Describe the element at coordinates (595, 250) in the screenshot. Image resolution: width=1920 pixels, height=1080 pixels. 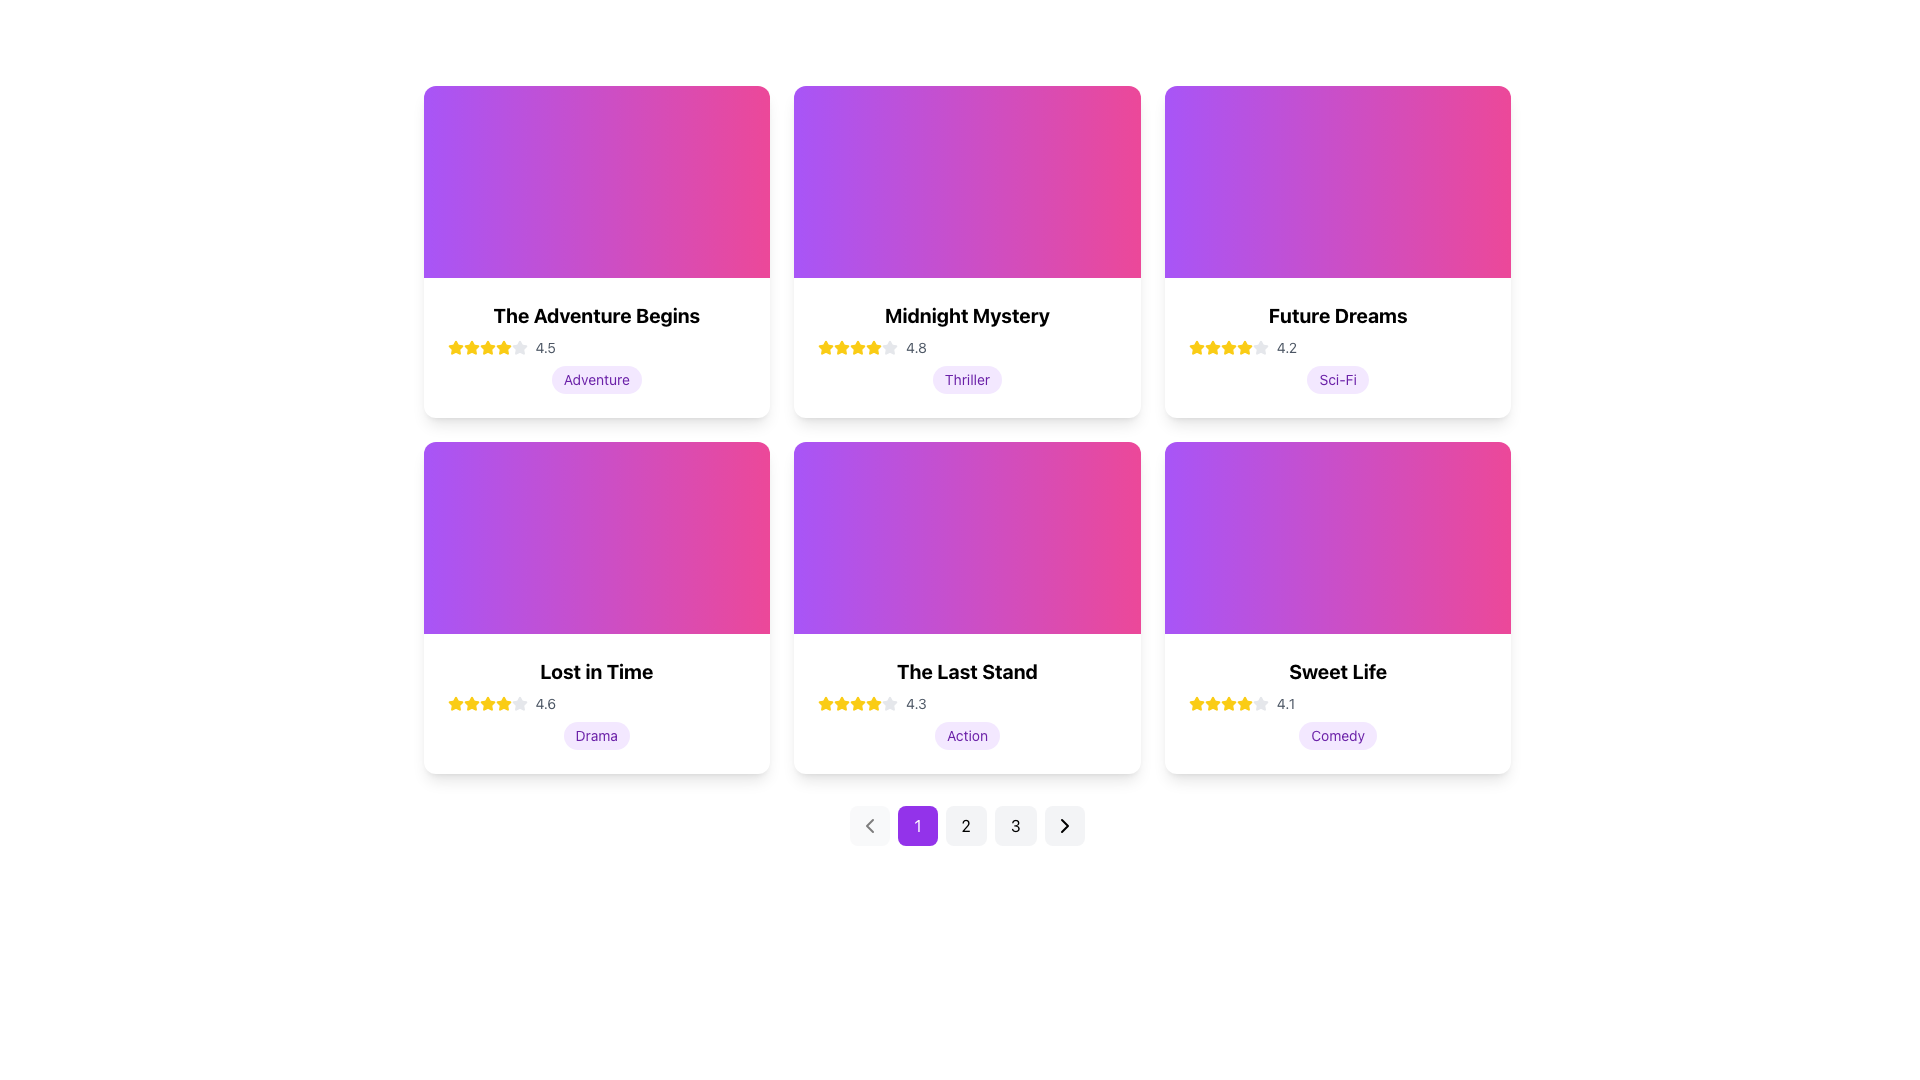
I see `the card element that features a bold title, star rating, and a rounded button, located in the first column of the first row of the grid layout` at that location.